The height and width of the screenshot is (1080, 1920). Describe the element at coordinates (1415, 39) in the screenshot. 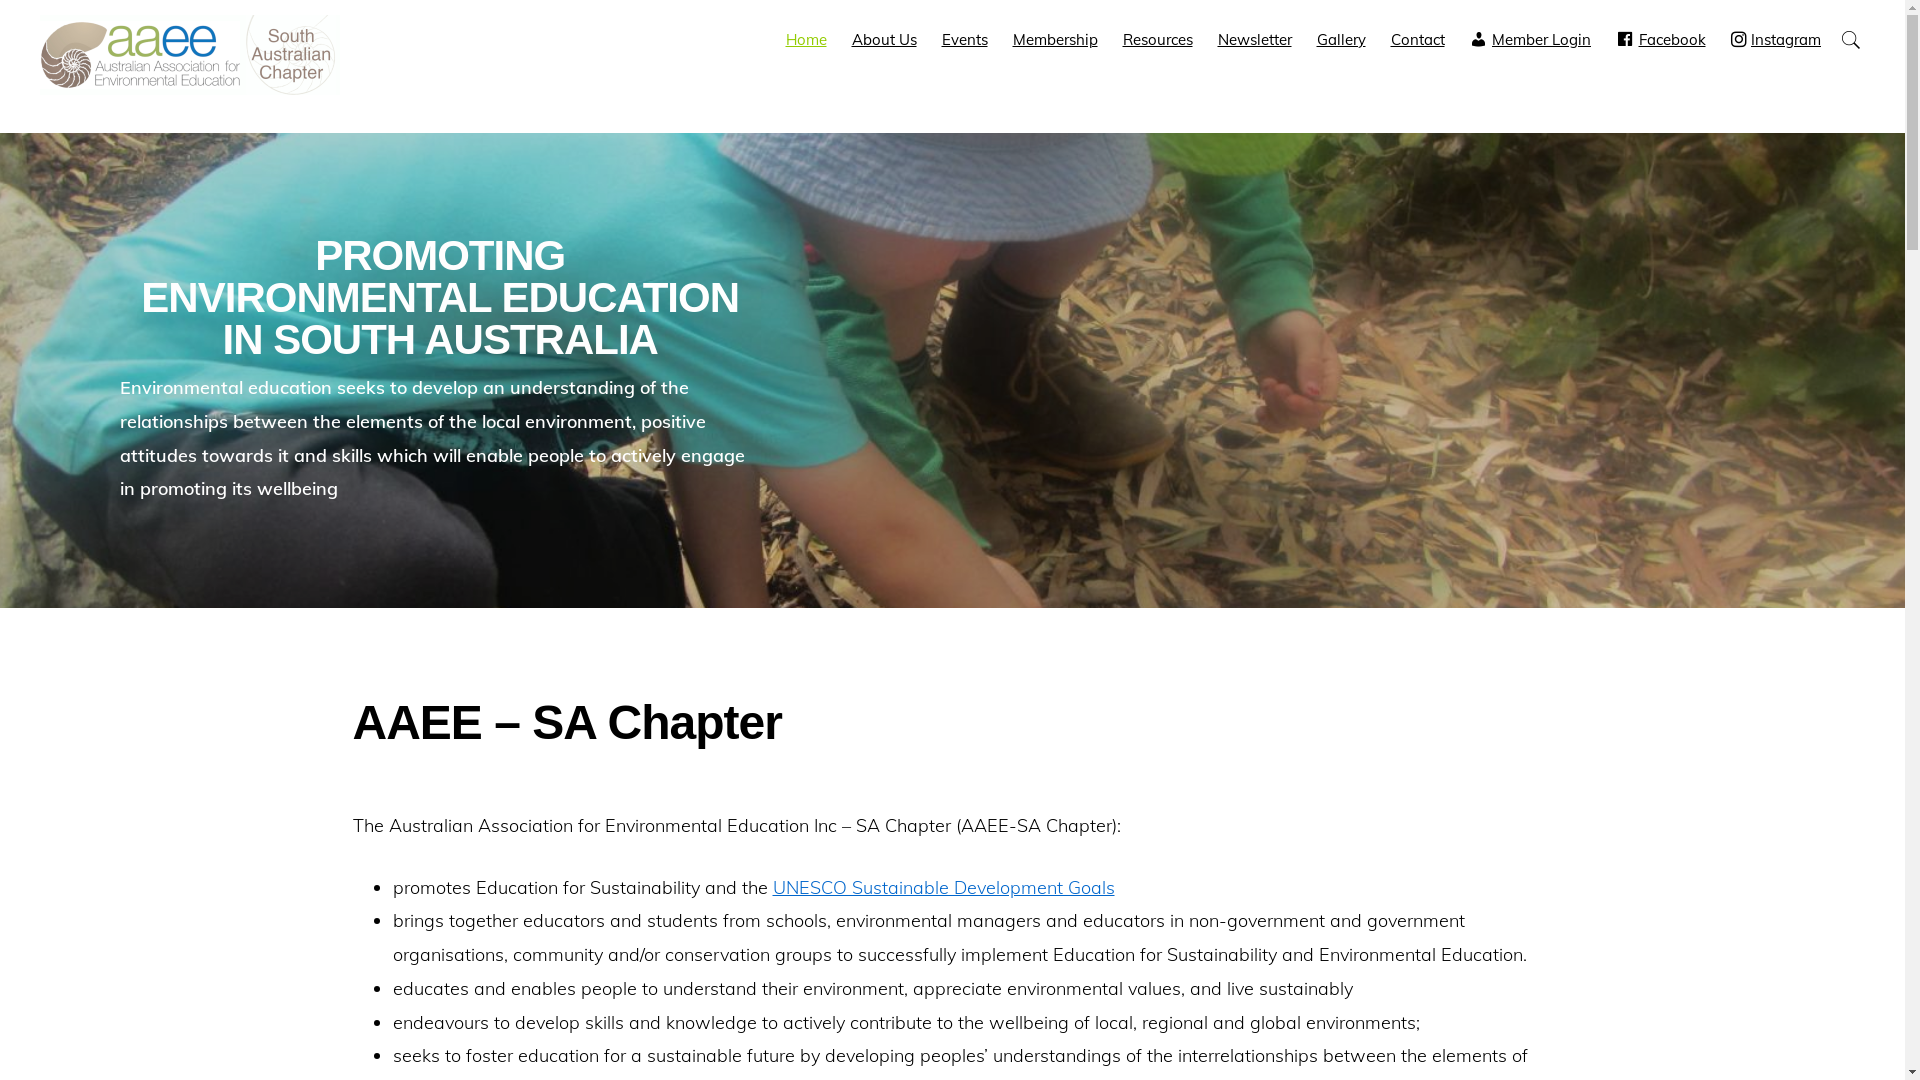

I see `'Contact'` at that location.